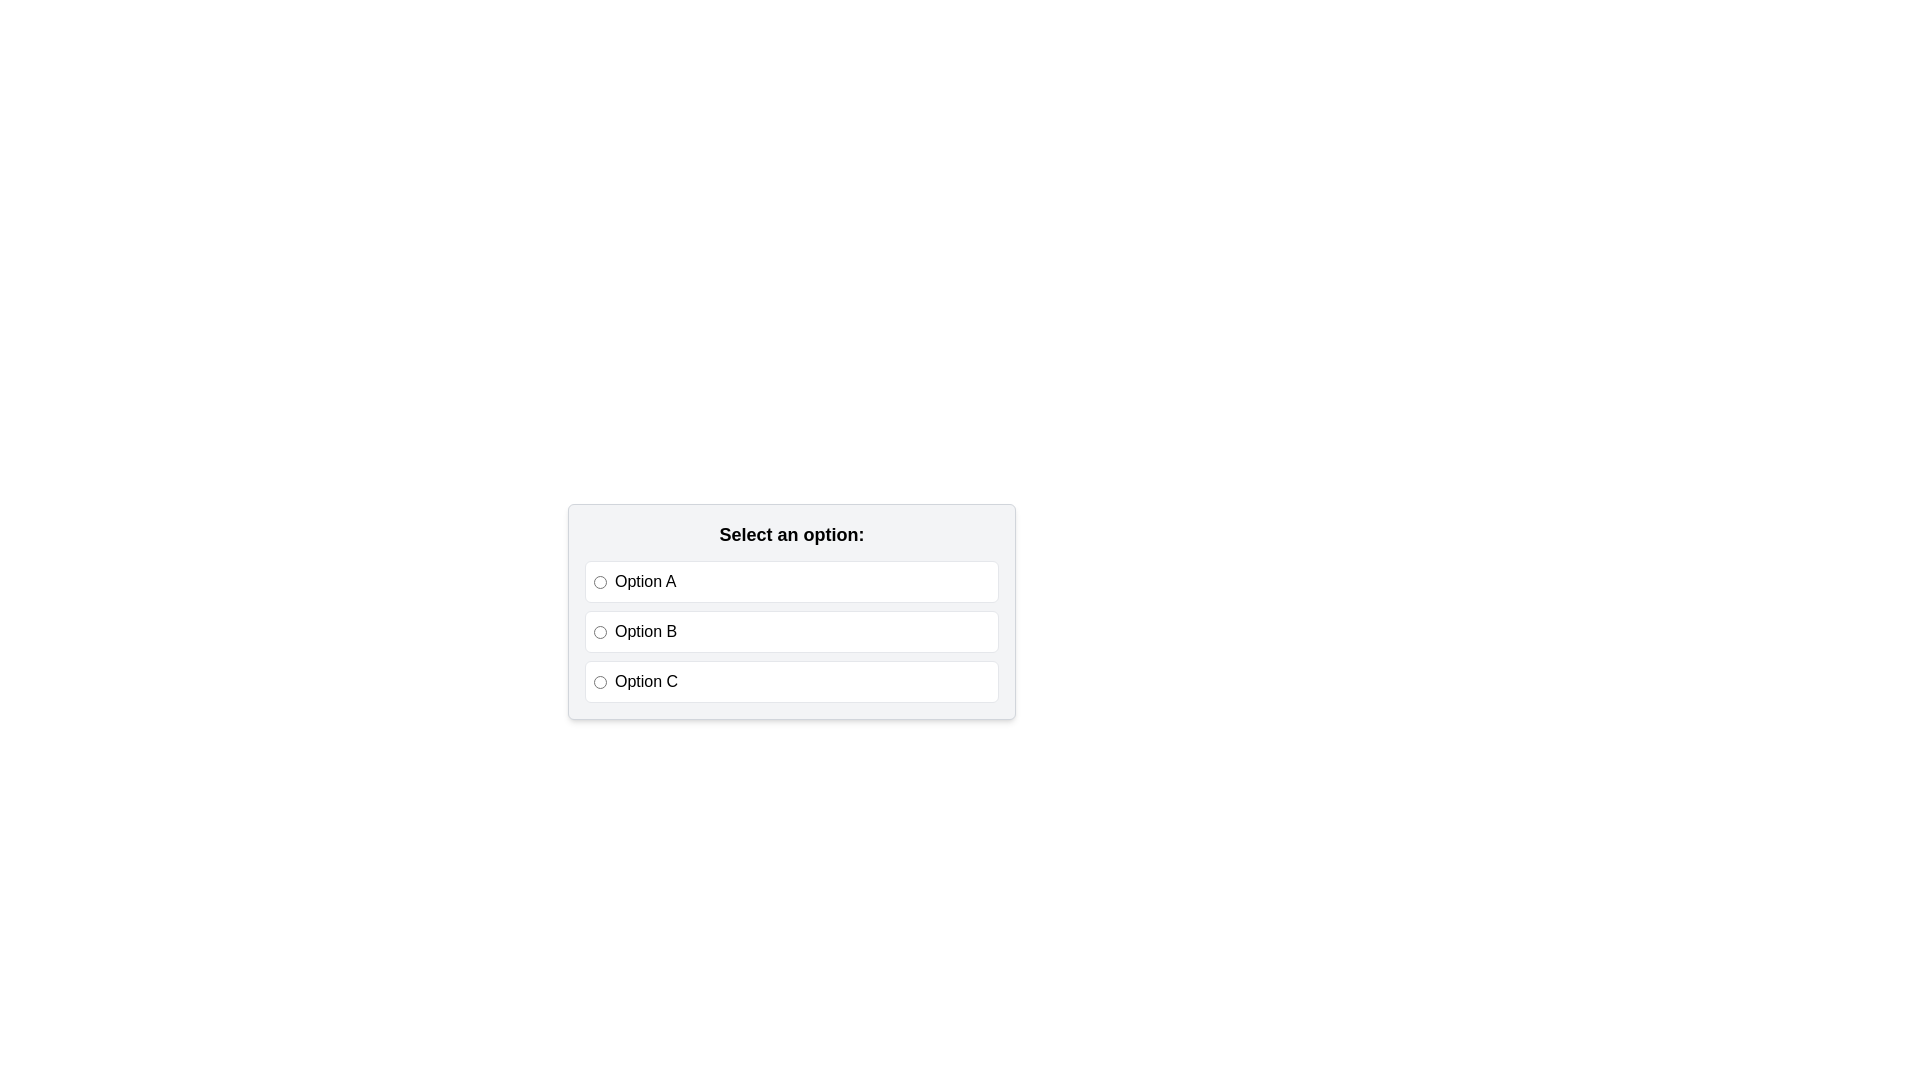 The width and height of the screenshot is (1920, 1080). Describe the element at coordinates (791, 632) in the screenshot. I see `the selectable option labeled 'Option B' with a radio button to navigate through keyboard` at that location.